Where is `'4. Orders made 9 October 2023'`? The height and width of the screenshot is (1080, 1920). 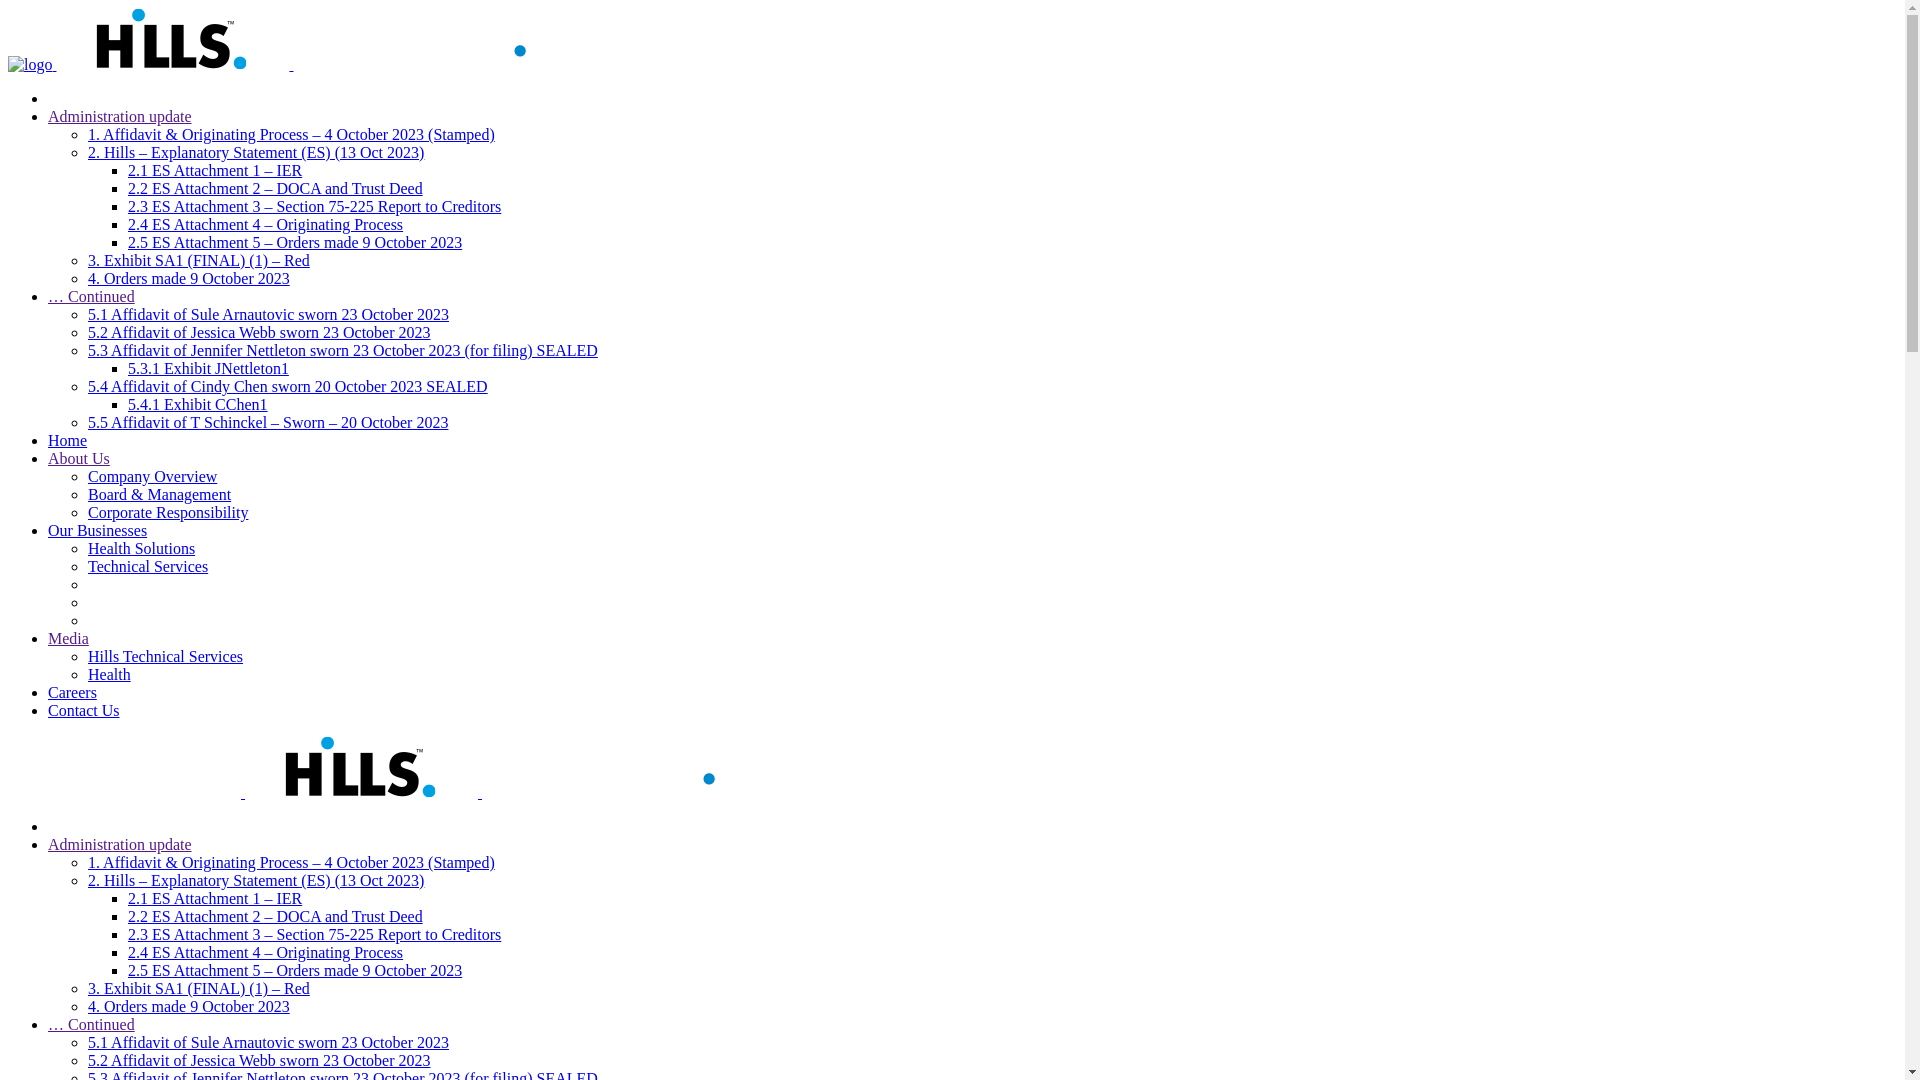
'4. Orders made 9 October 2023' is located at coordinates (188, 278).